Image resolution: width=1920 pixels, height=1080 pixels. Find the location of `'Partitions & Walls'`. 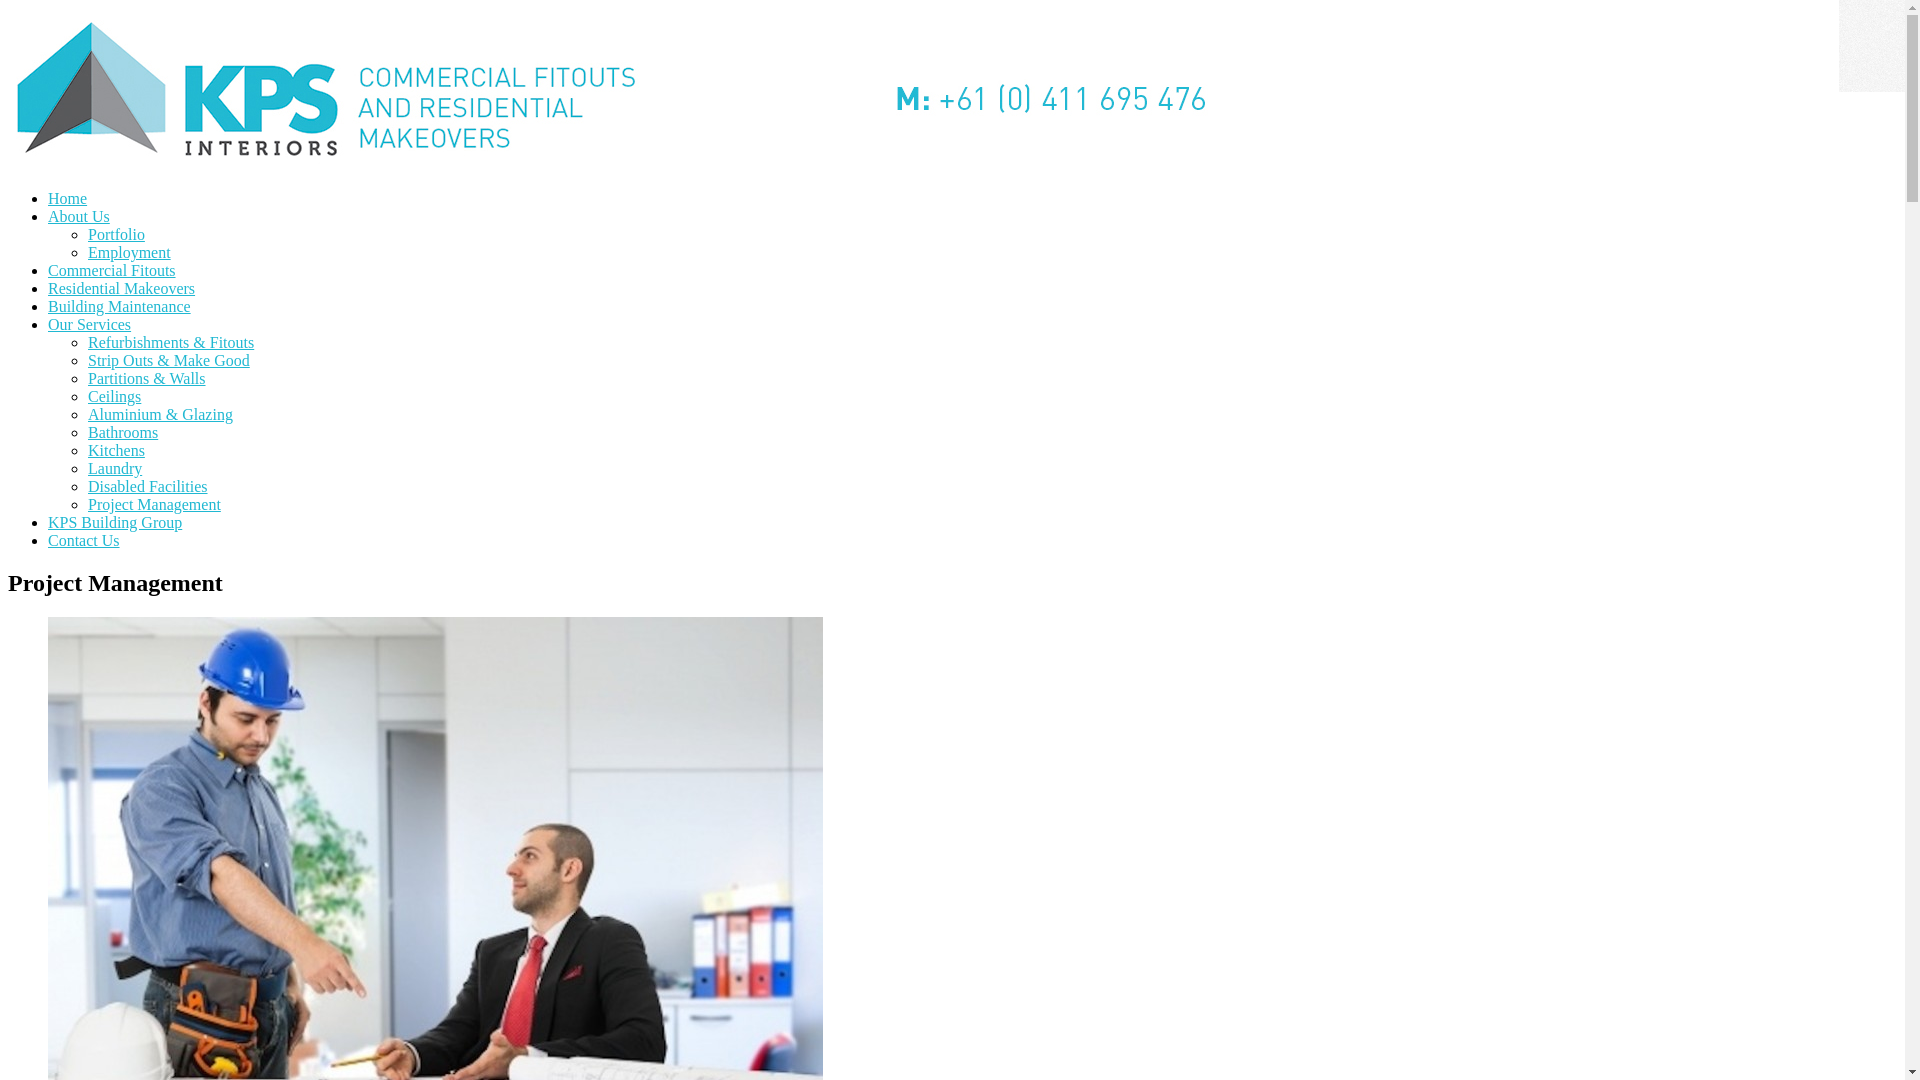

'Partitions & Walls' is located at coordinates (146, 378).